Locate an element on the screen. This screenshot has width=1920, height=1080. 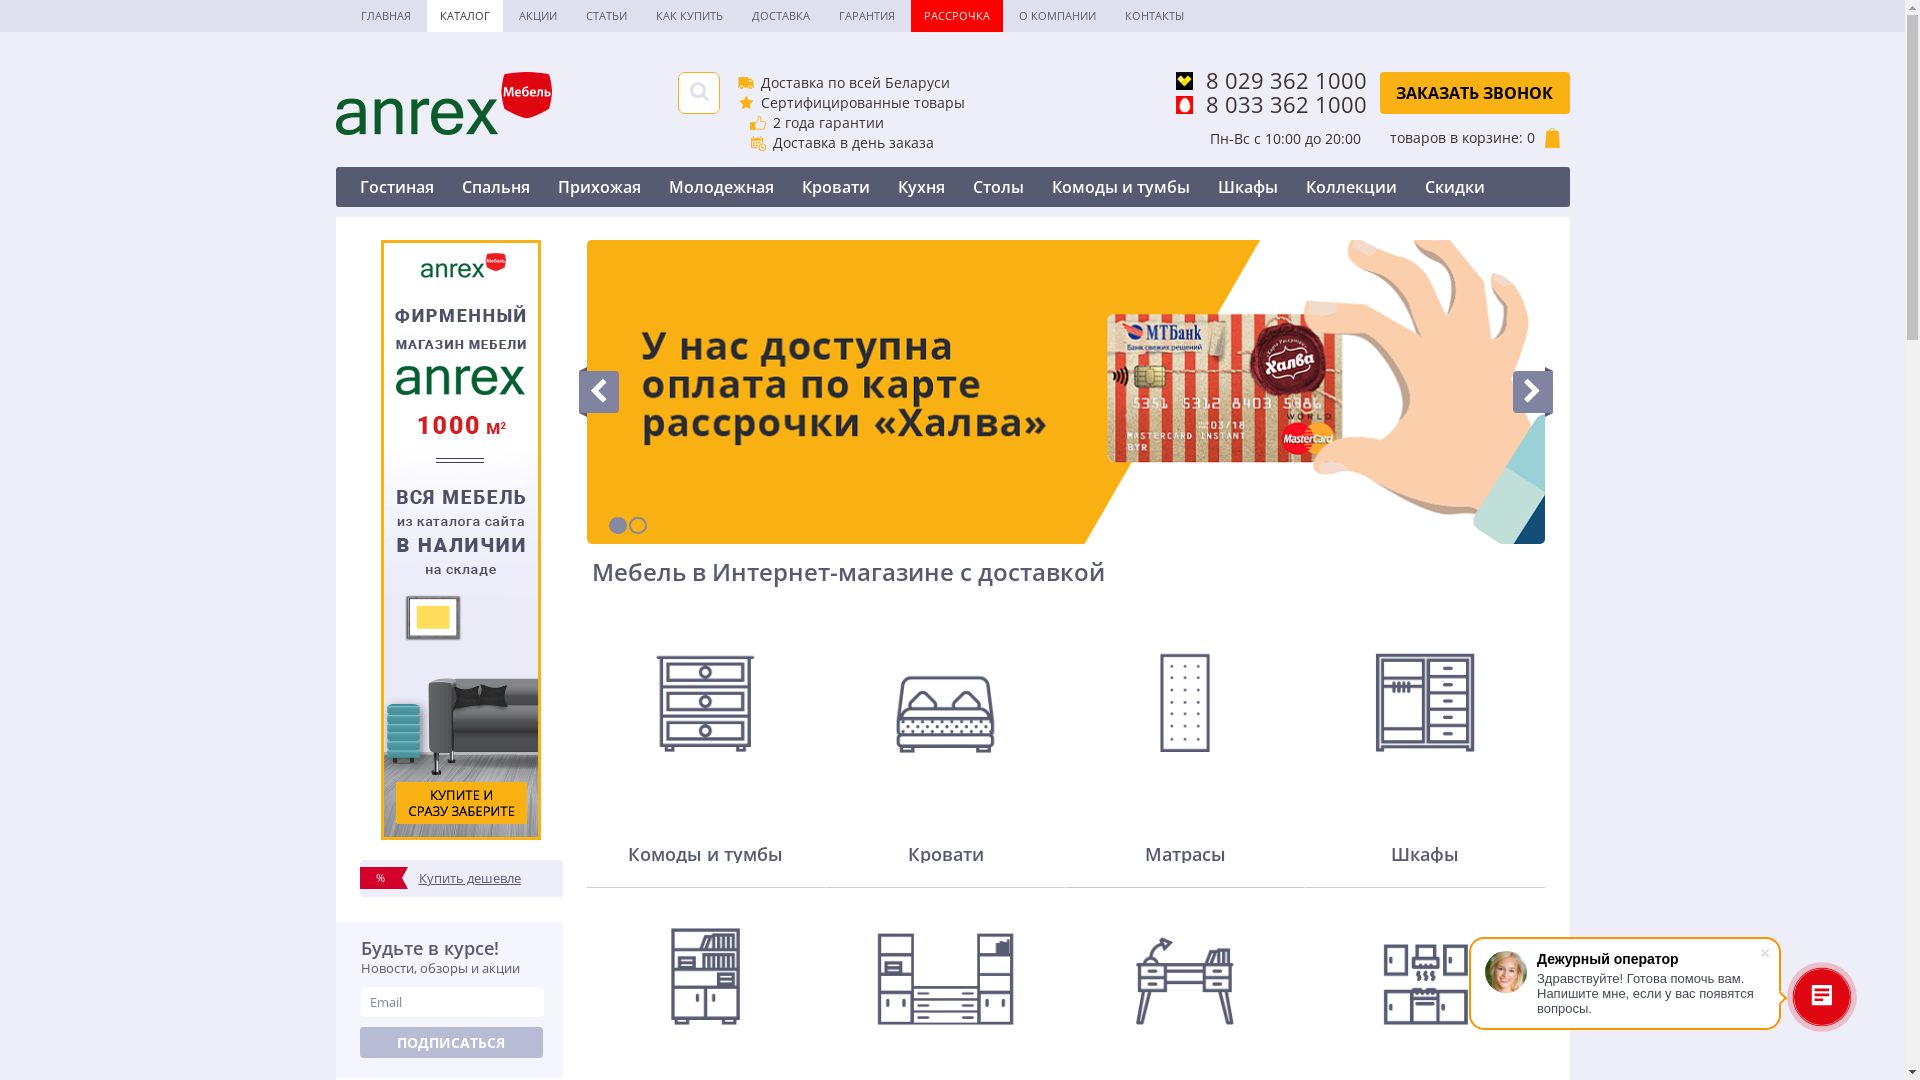
'1' is located at coordinates (607, 524).